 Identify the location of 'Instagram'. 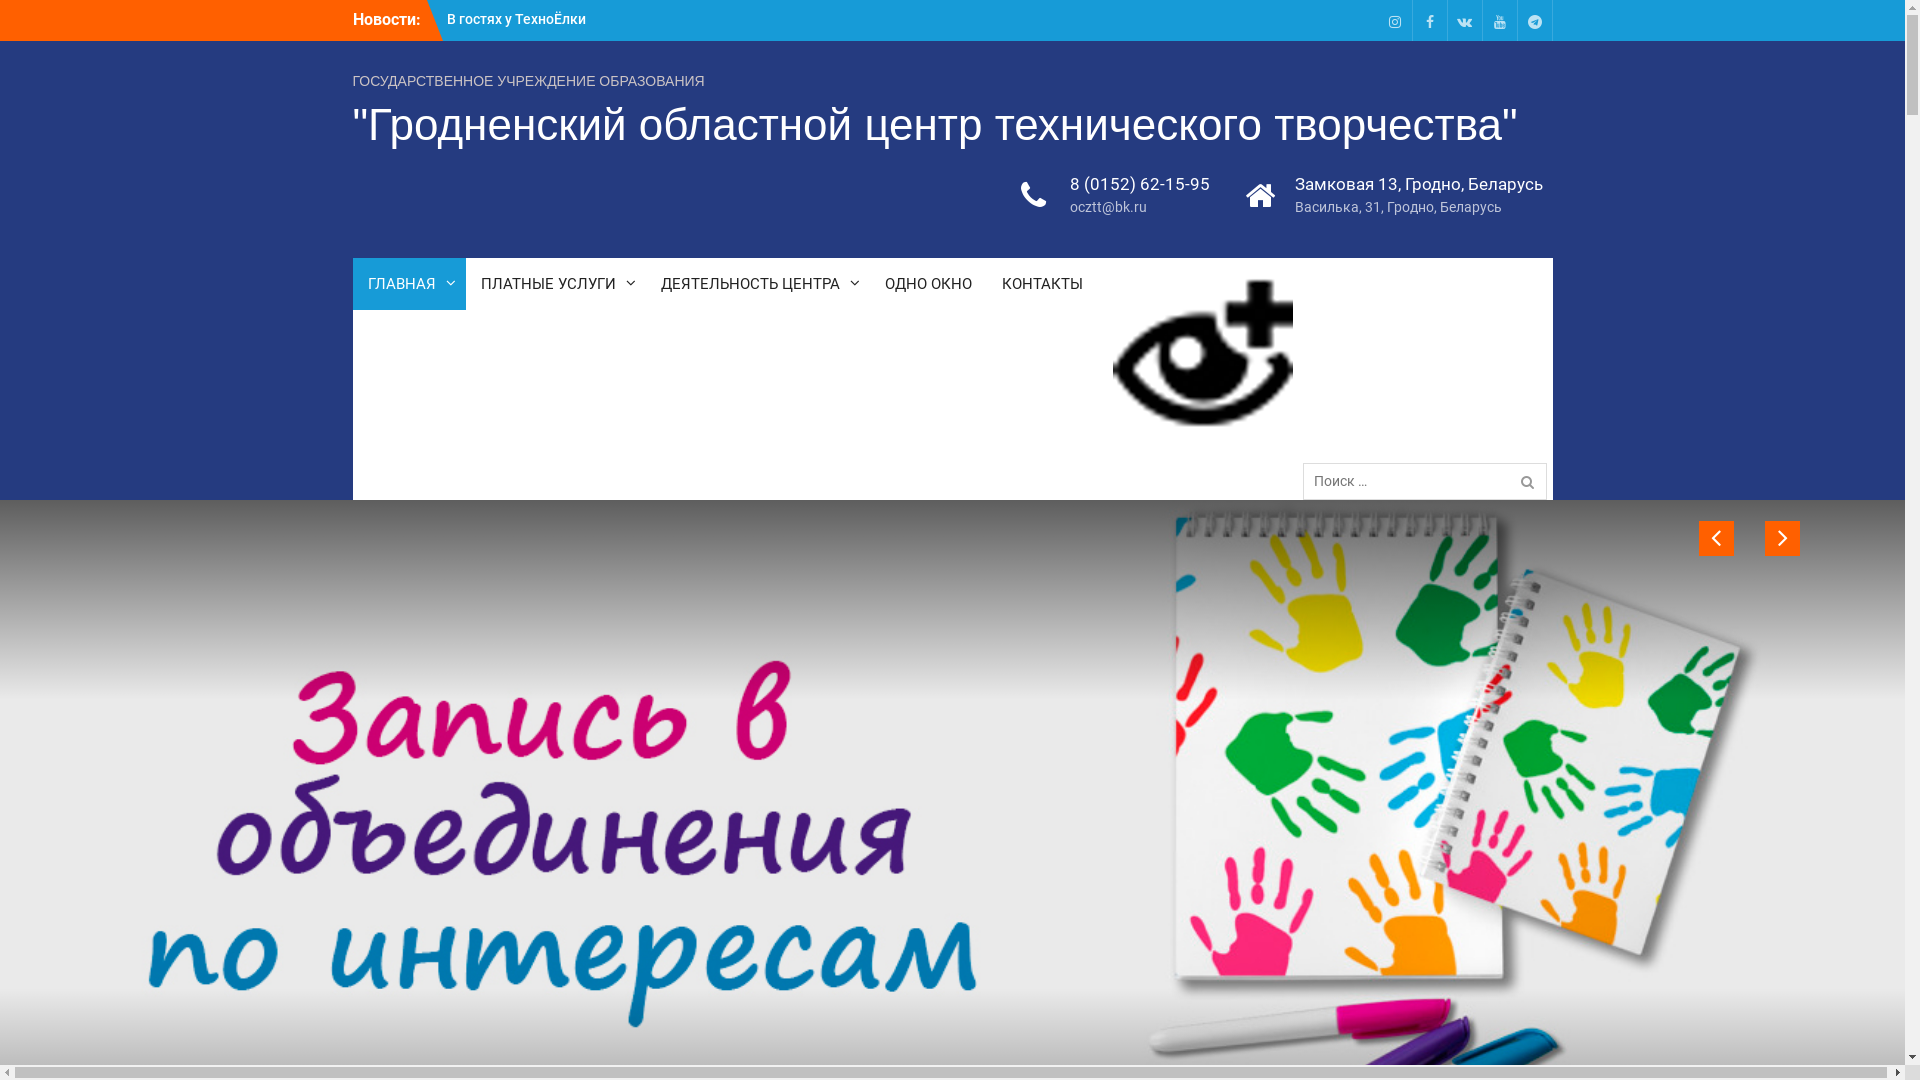
(1382, 20).